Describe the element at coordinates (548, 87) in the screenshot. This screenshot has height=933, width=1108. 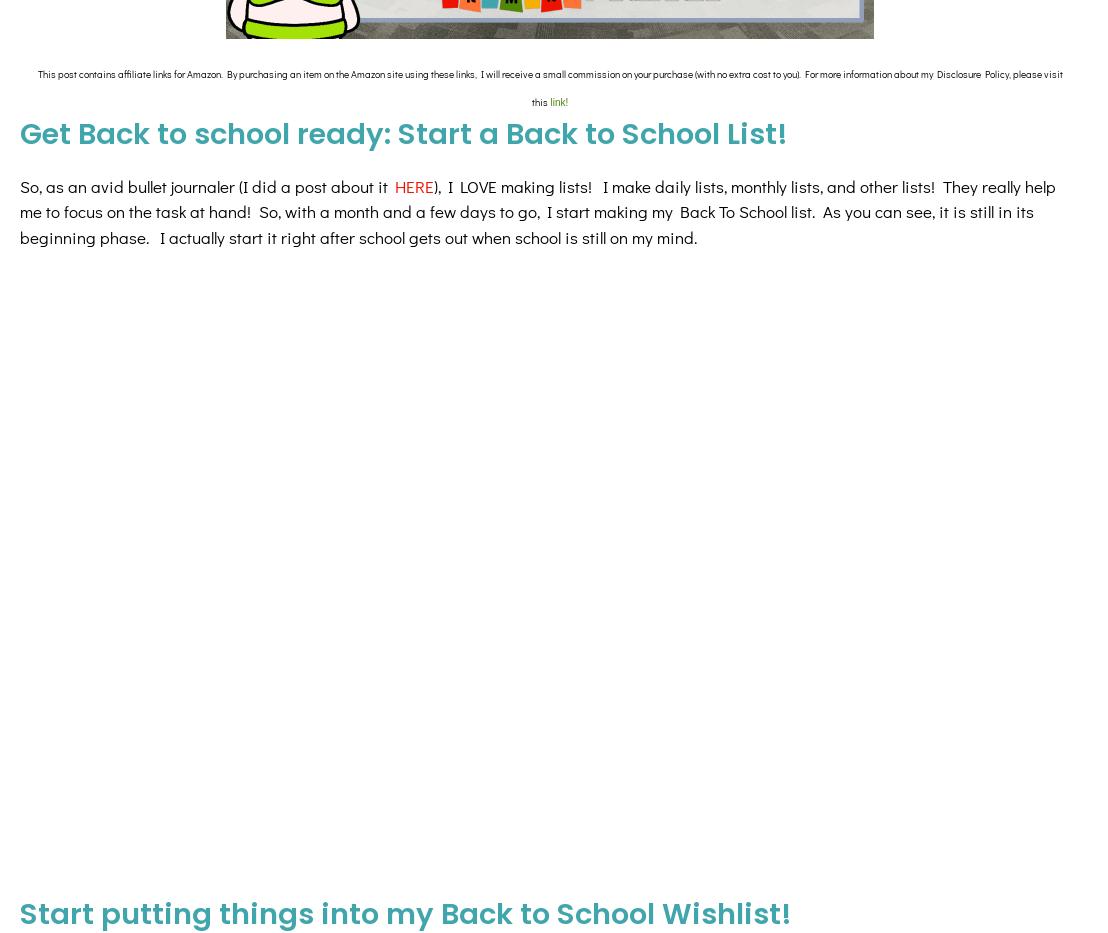
I see `'This post contains affiliate links for Amazon. By purchasing an item on the Amazon site using these links, I will receive a small commission on your purchase (with no extra cost to you). For more information about my Disclosure Policy, please visit this'` at that location.